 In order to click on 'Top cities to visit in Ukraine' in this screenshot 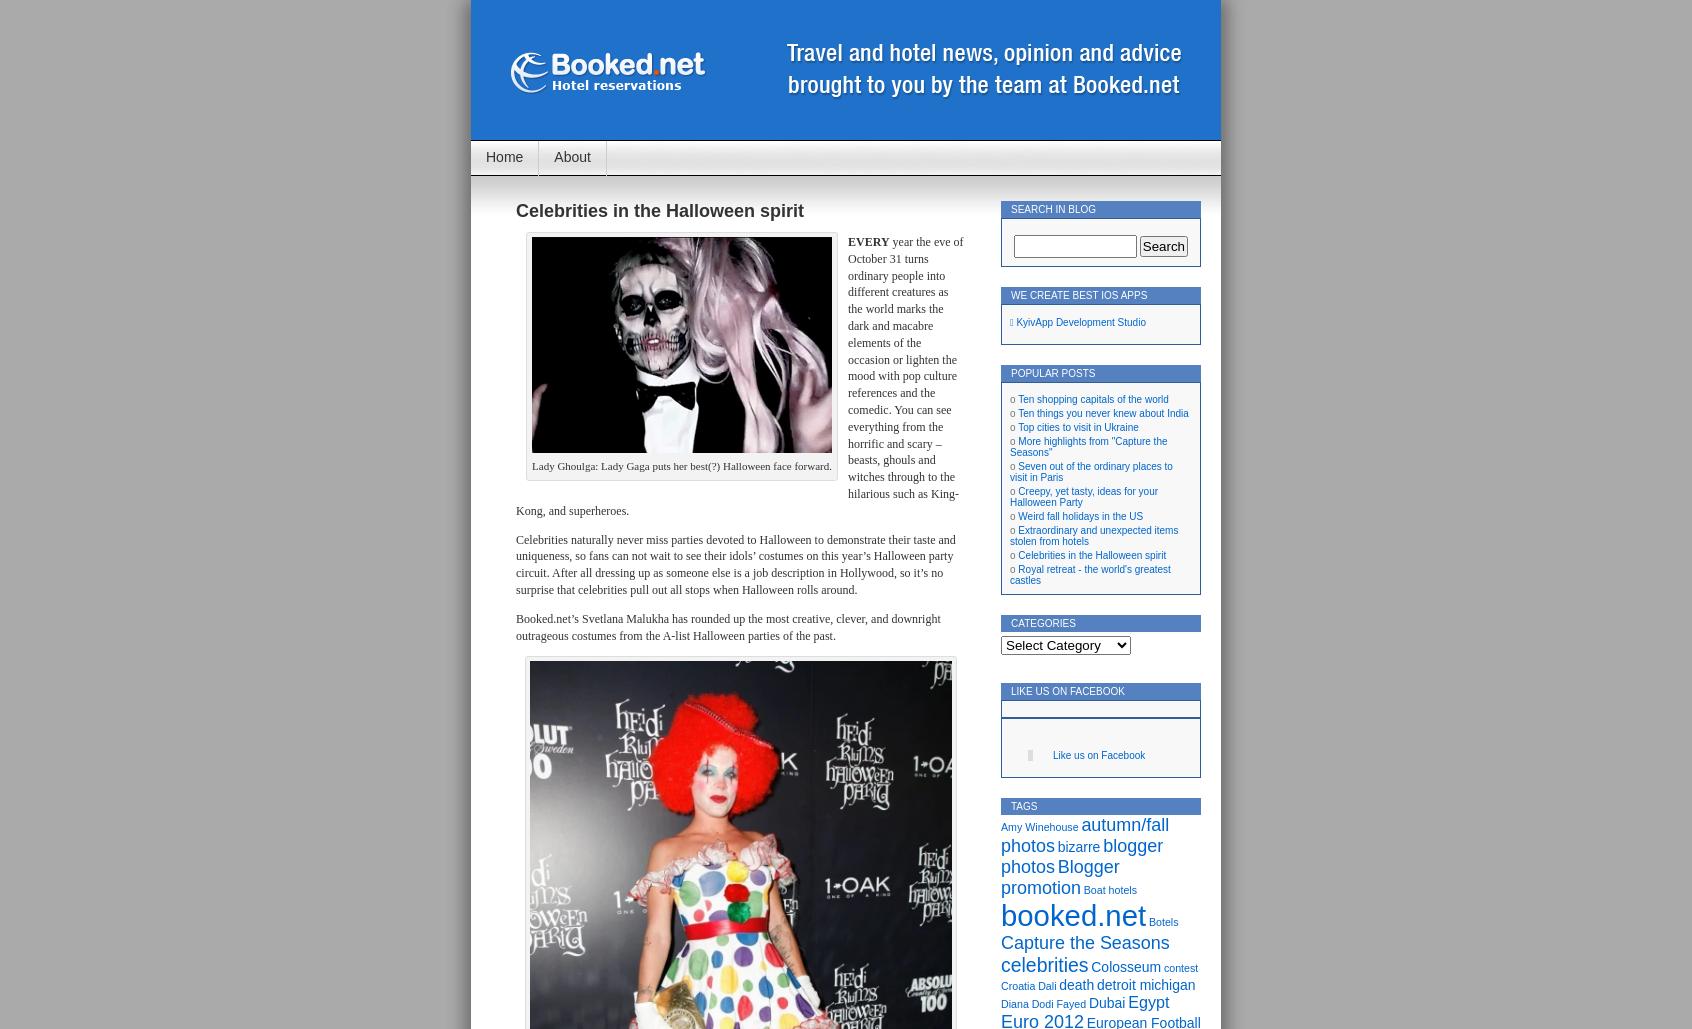, I will do `click(1077, 426)`.